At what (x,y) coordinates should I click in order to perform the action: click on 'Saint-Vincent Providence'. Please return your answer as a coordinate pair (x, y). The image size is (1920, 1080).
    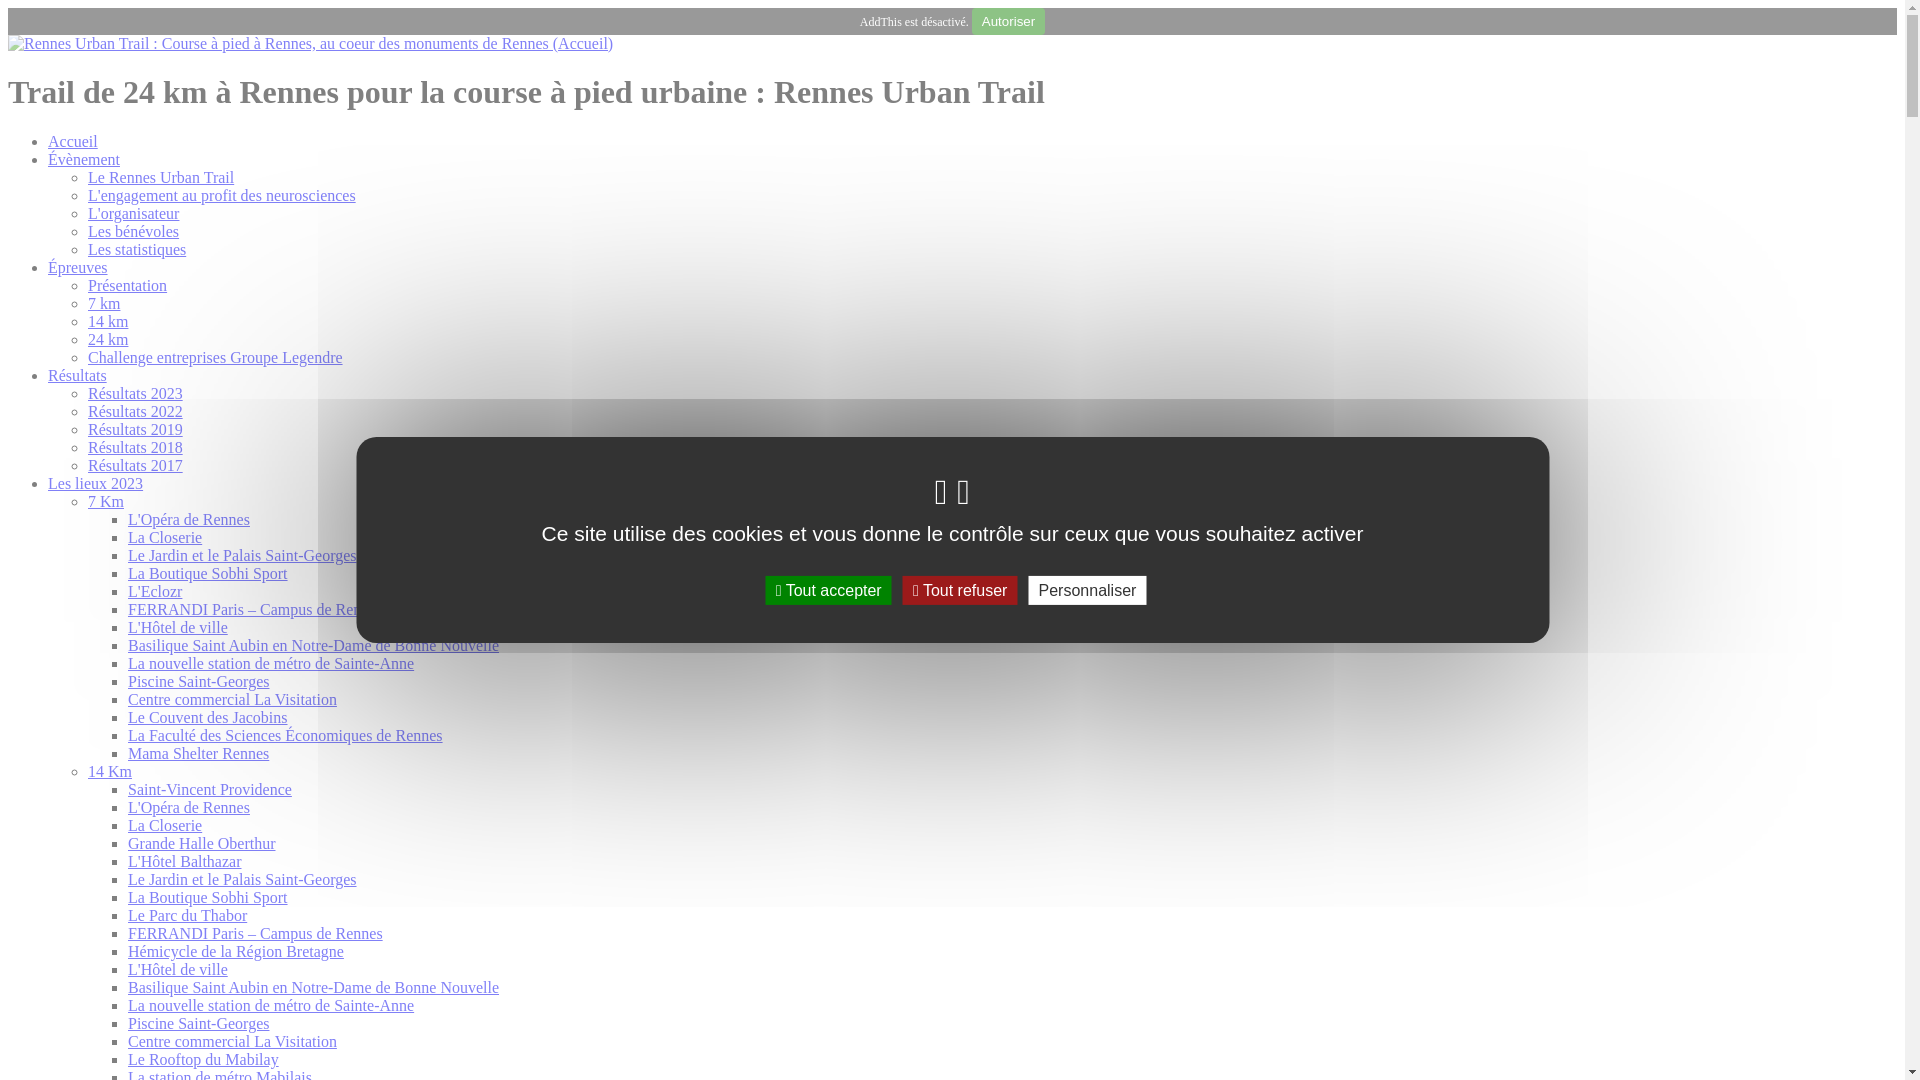
    Looking at the image, I should click on (210, 788).